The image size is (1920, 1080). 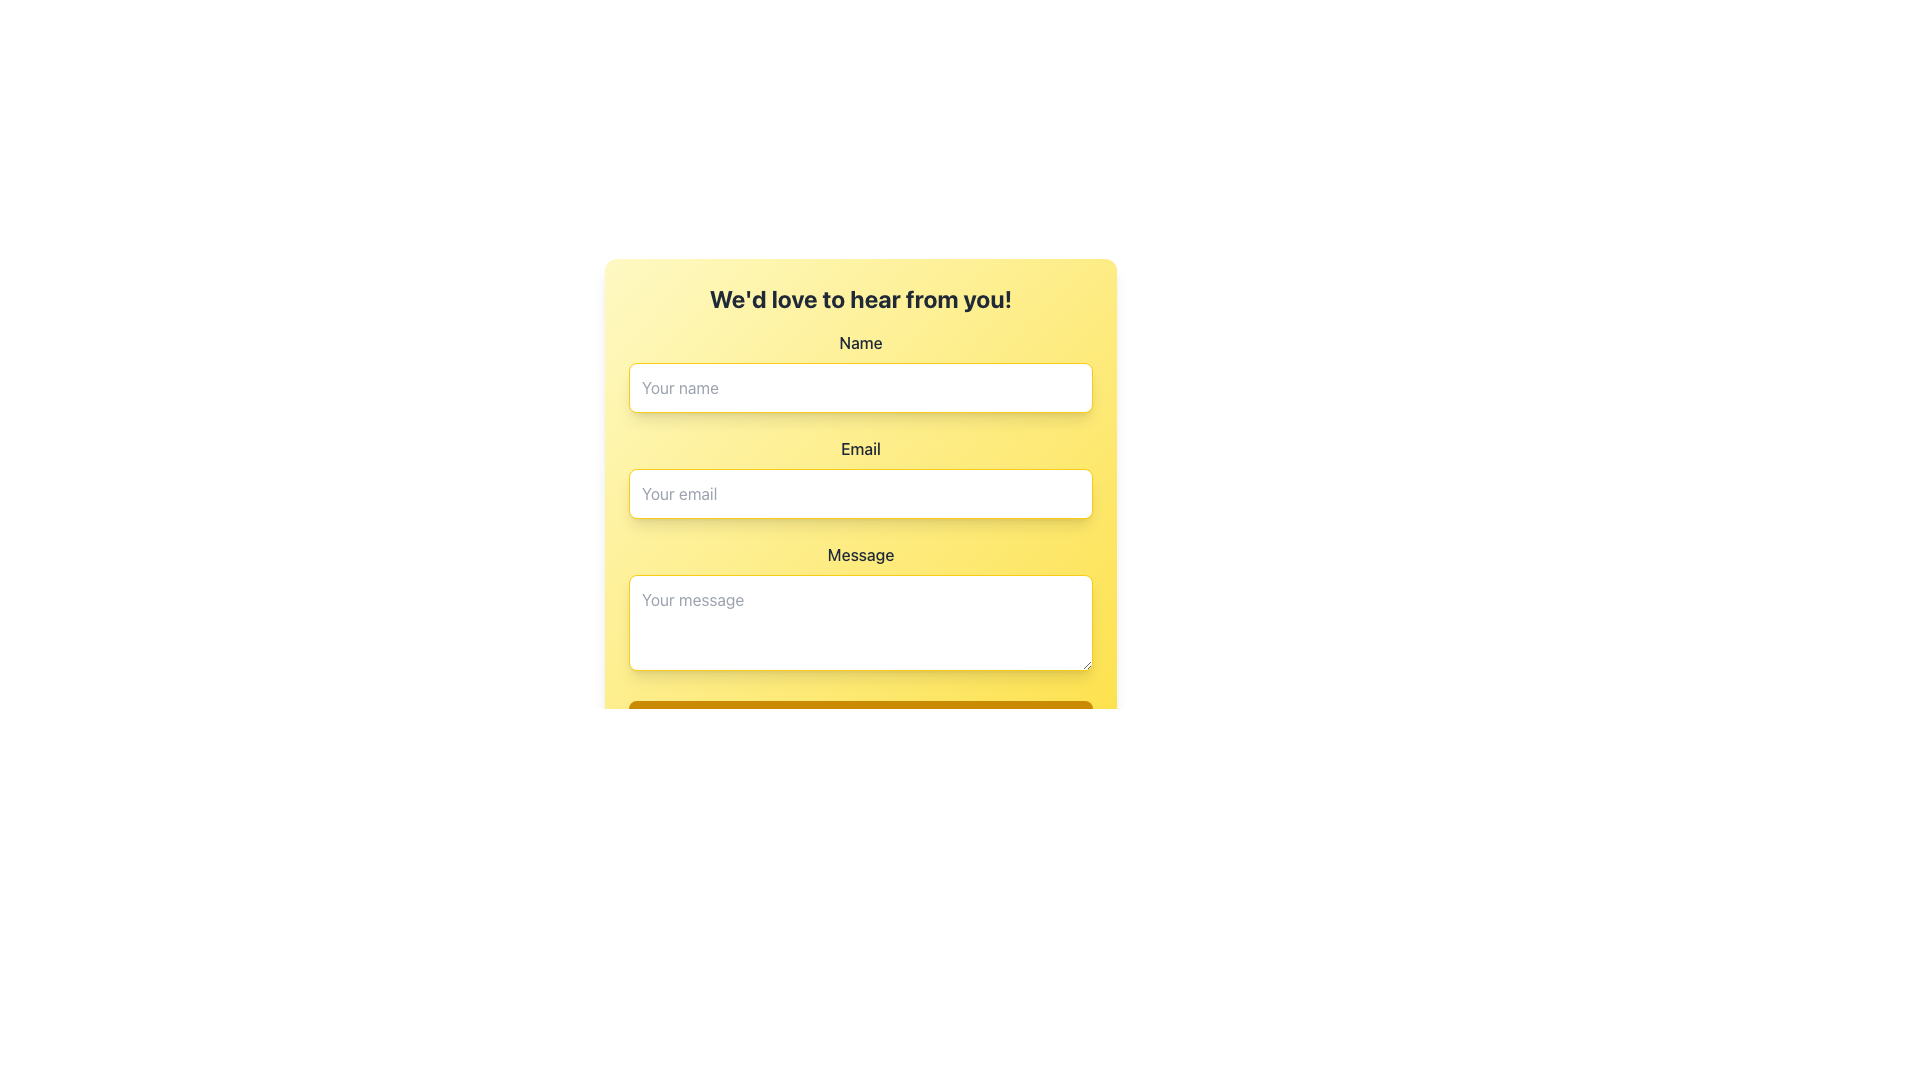 What do you see at coordinates (860, 447) in the screenshot?
I see `the label that identifies the input field for the user's email address, located between the 'Name' field and the 'Your email' input field` at bounding box center [860, 447].